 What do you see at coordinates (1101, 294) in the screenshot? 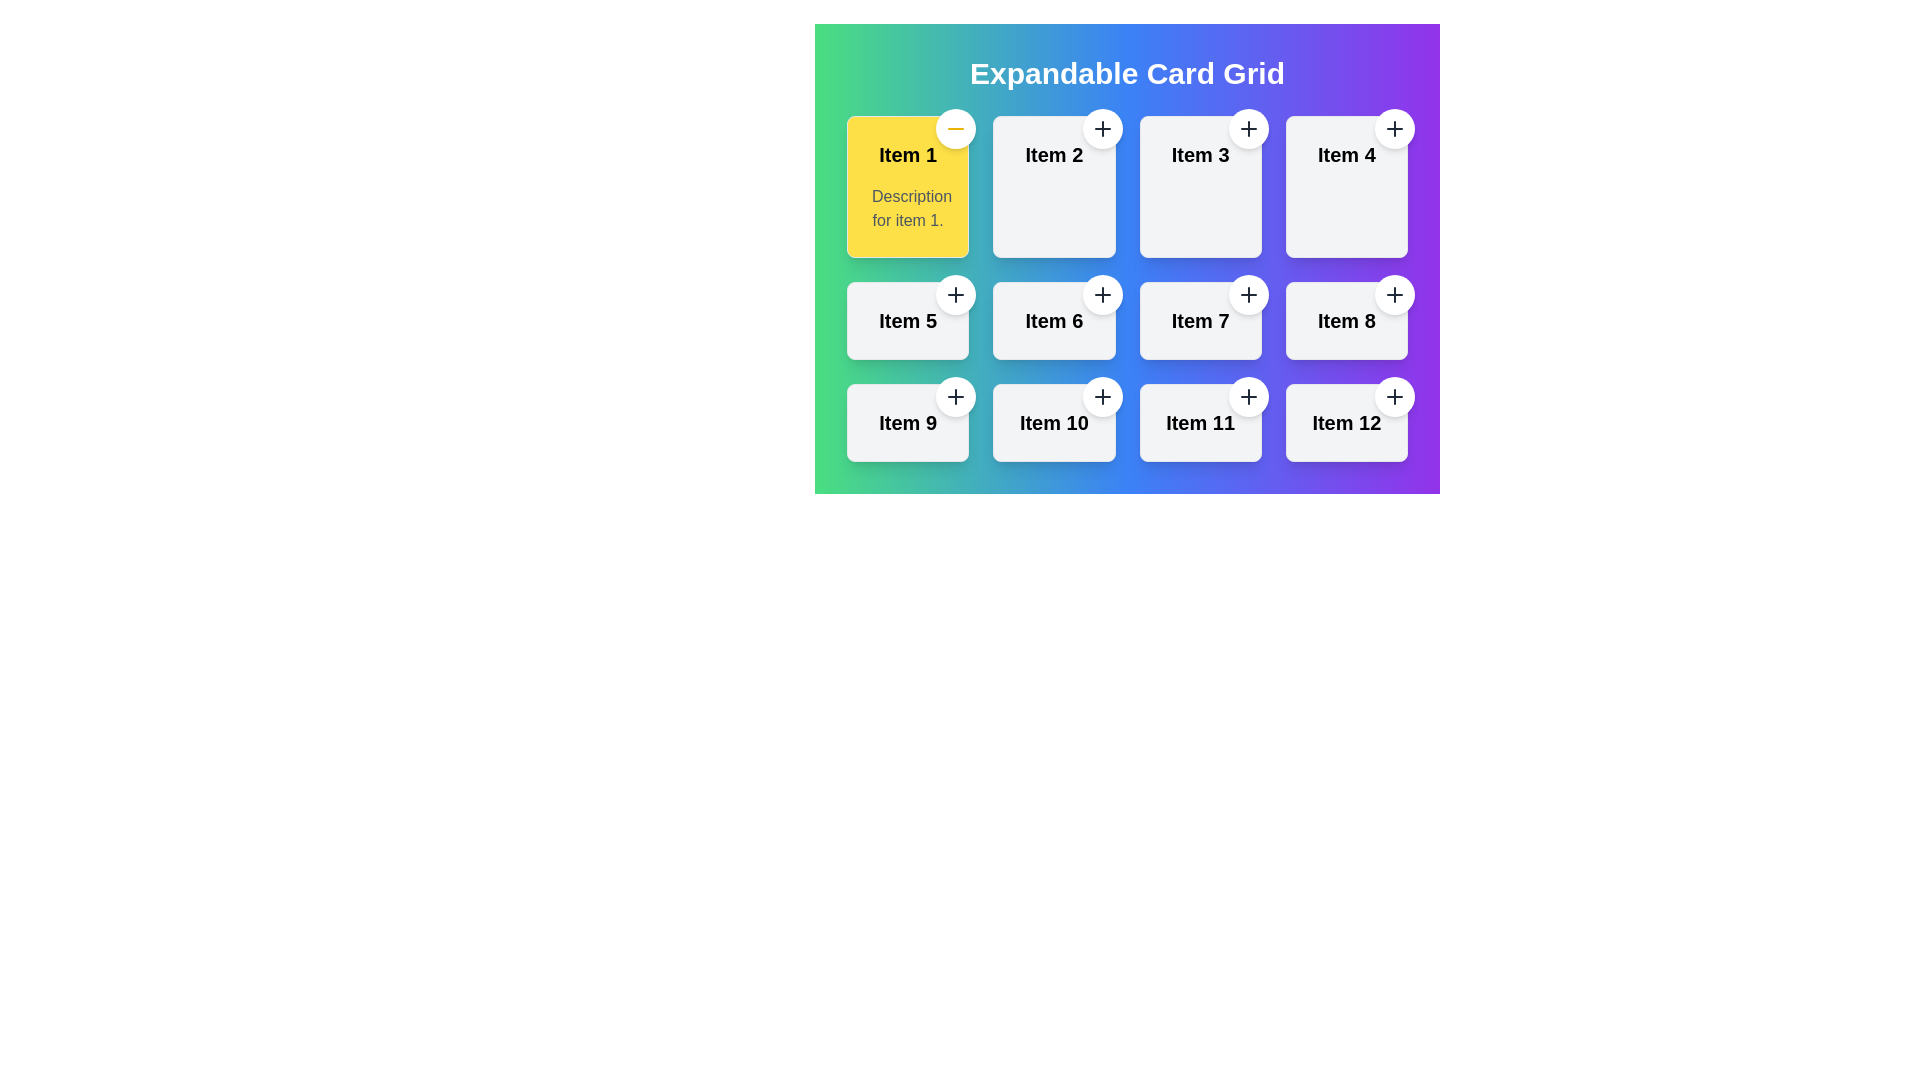
I see `the white circular button with a black '+' icon located at the top-right corner of the 'Item 6' card for keyboard interaction` at bounding box center [1101, 294].